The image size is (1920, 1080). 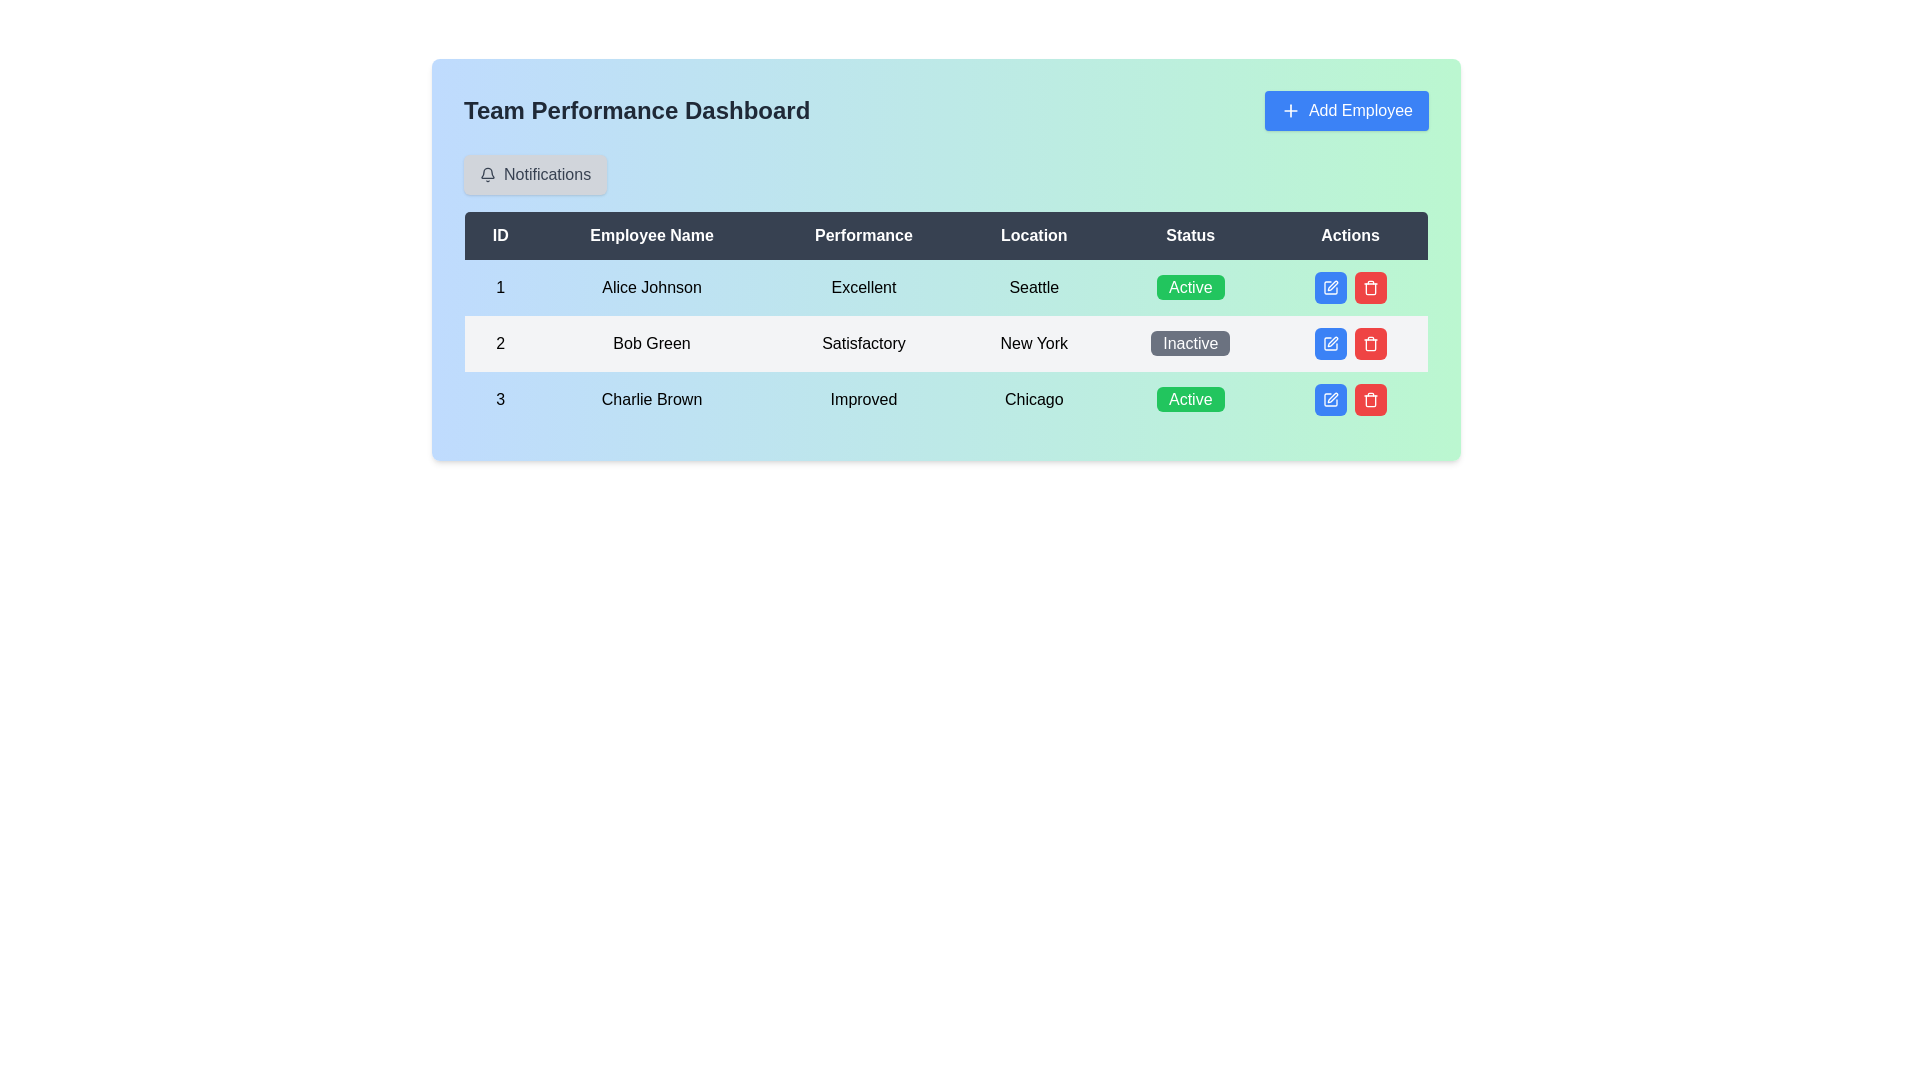 I want to click on the small red button with a white trash can icon located in the 'Actions' column of the second row in the table, so click(x=1369, y=342).